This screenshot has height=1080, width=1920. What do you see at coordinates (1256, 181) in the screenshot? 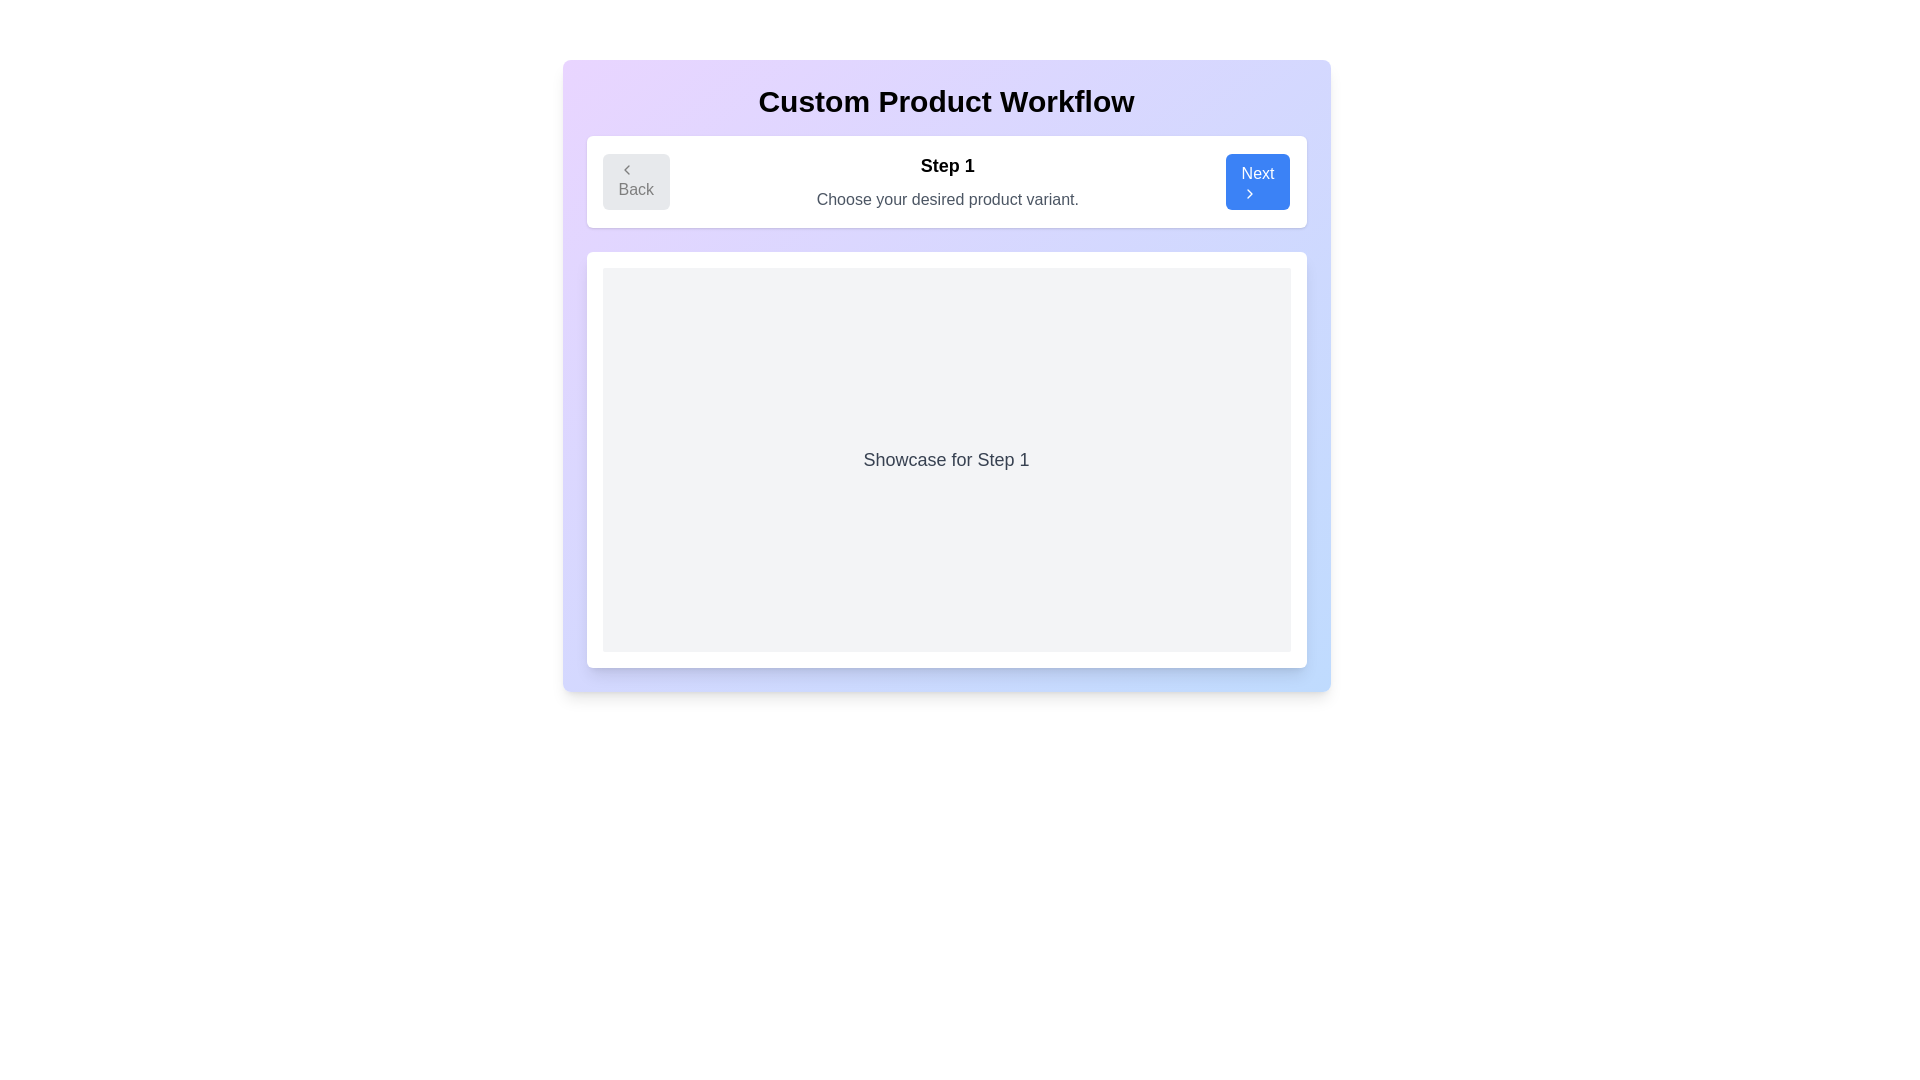
I see `'Next' button to navigate to the next step` at bounding box center [1256, 181].